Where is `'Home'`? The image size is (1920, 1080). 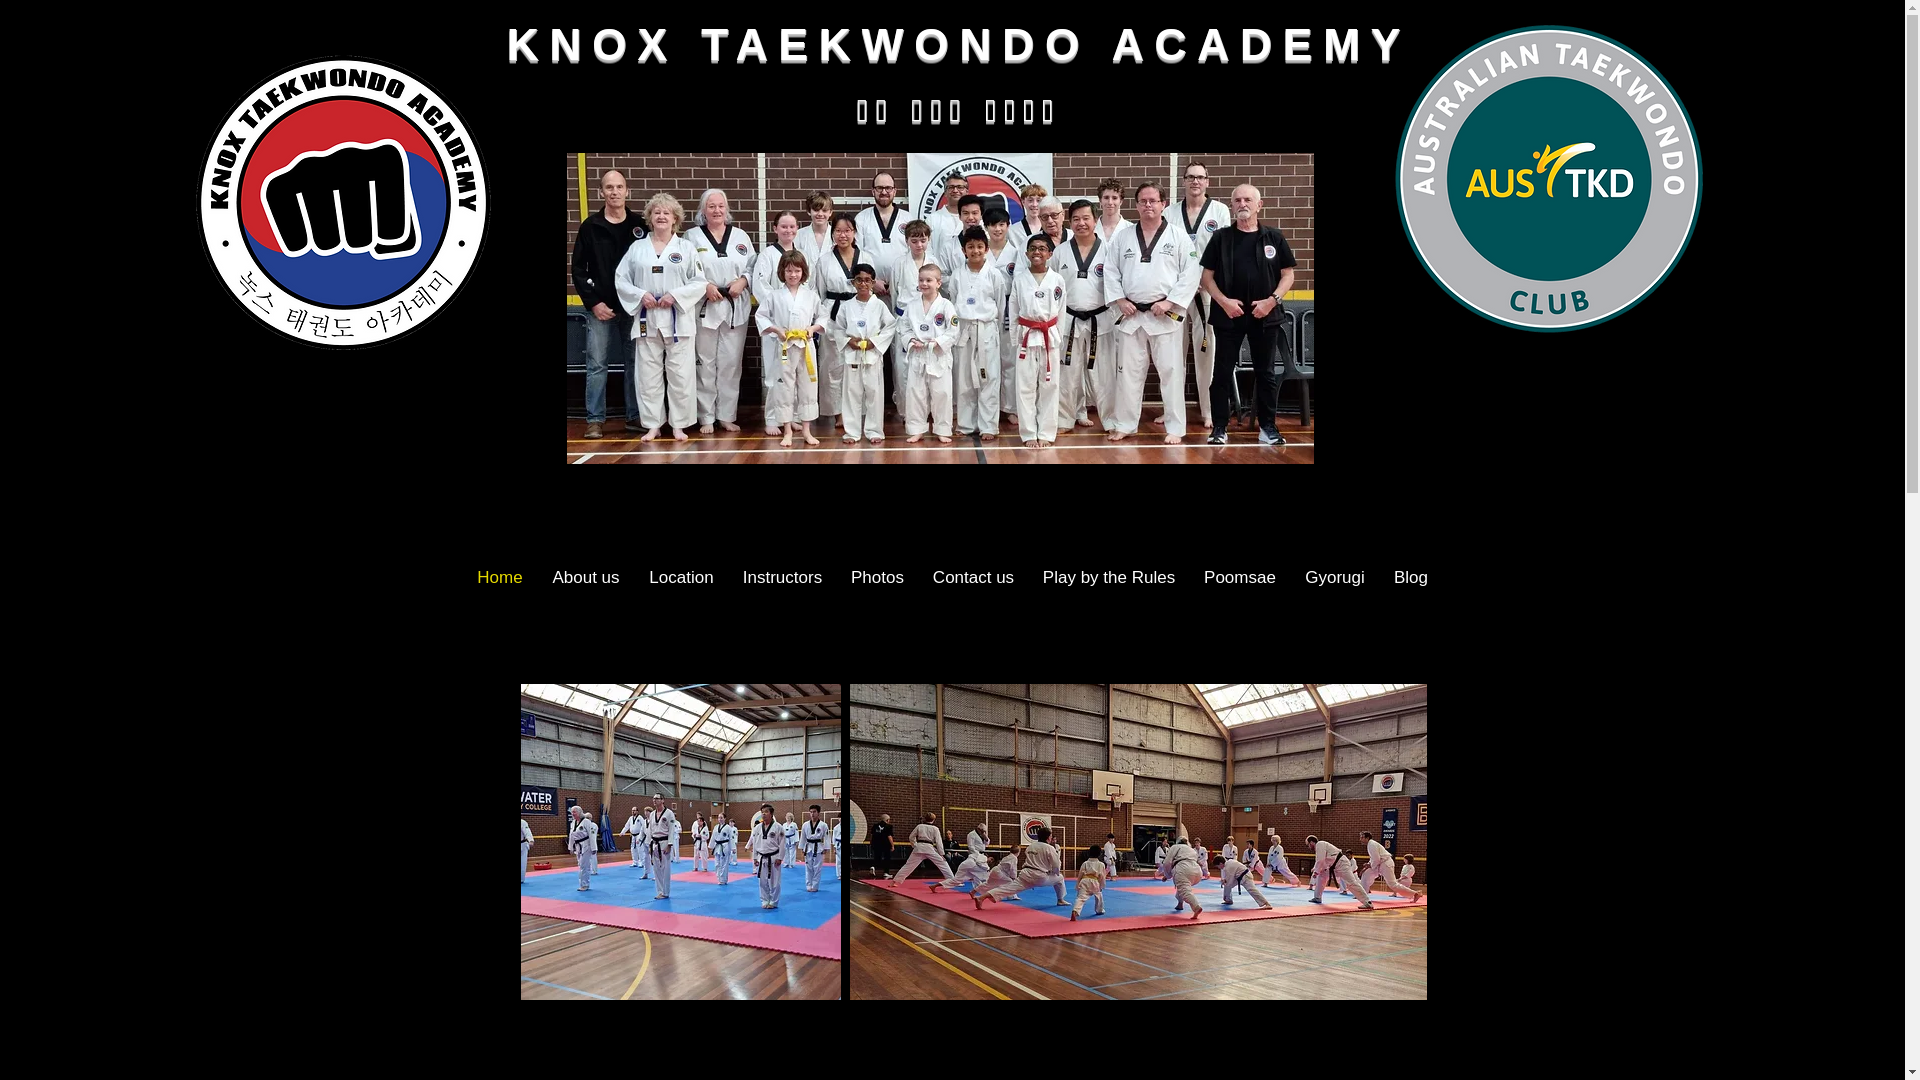
'Home' is located at coordinates (499, 578).